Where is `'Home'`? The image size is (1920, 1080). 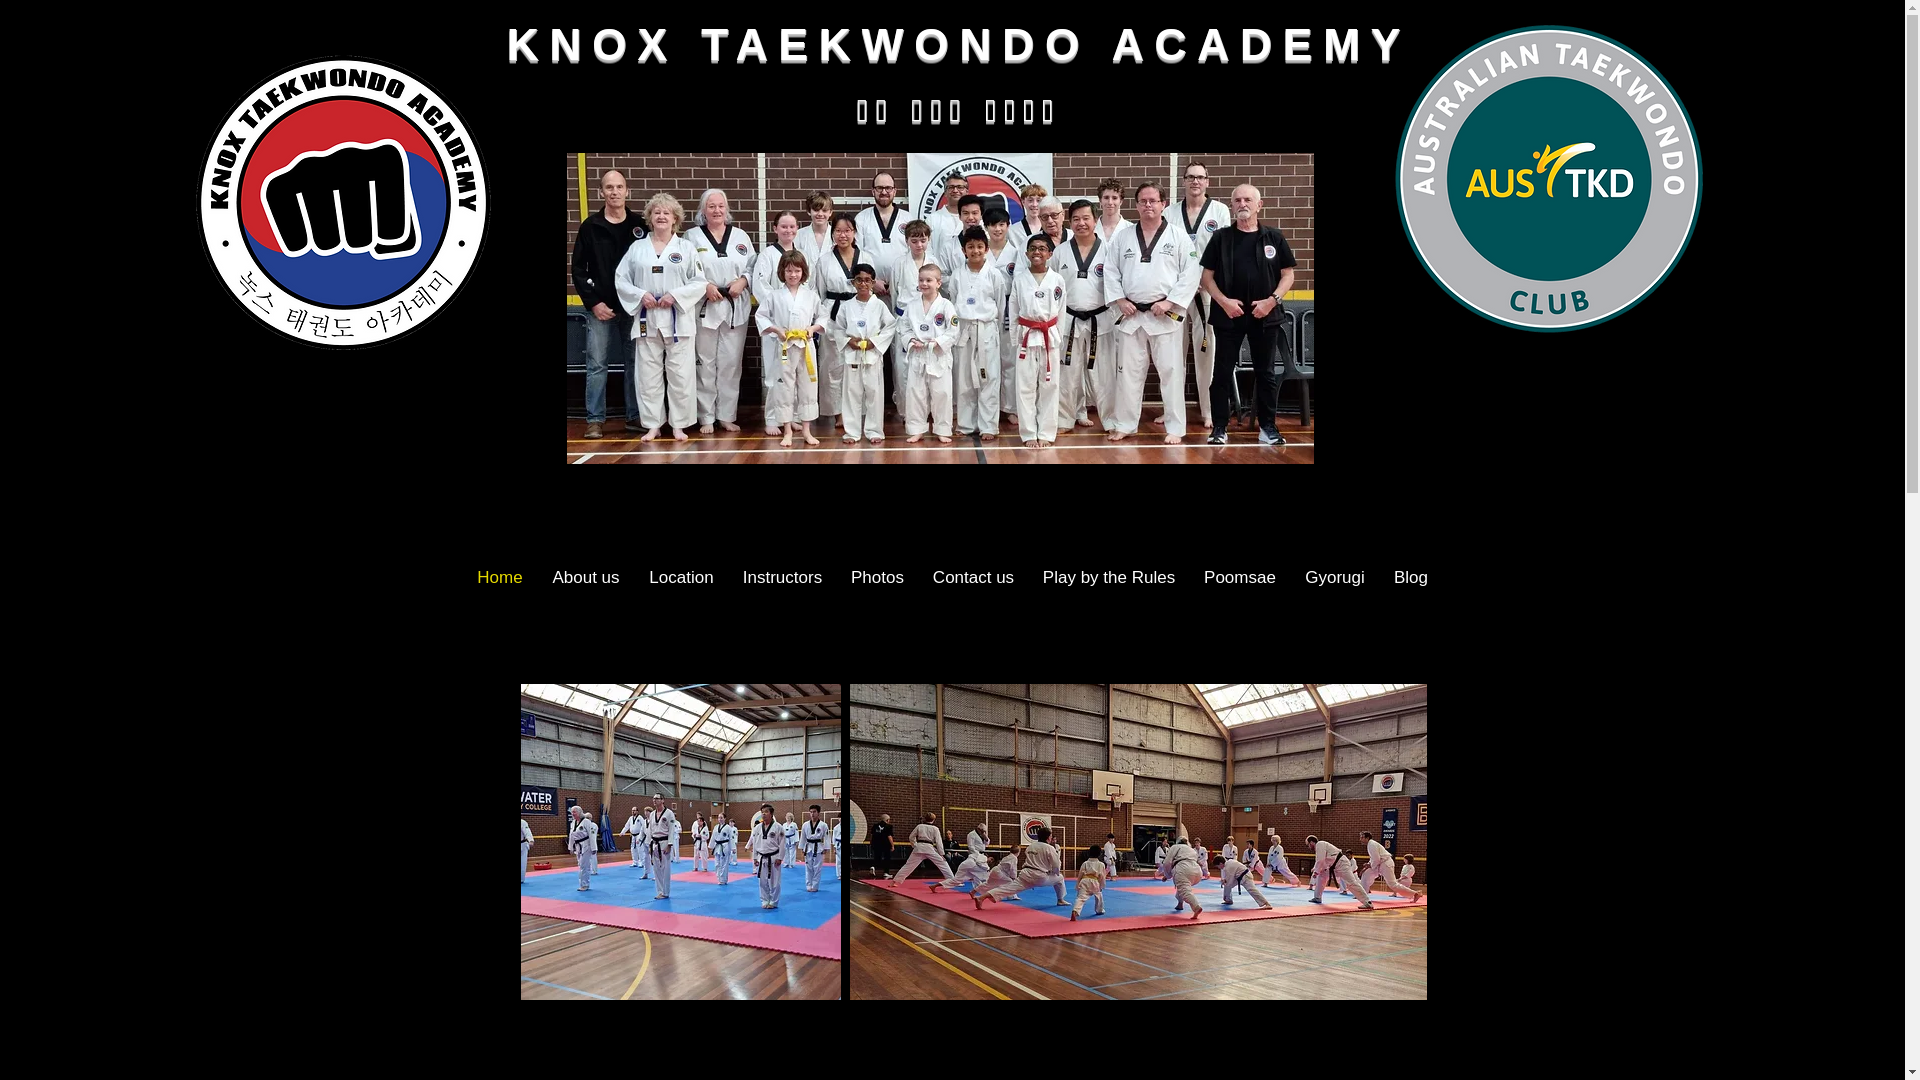
'Home' is located at coordinates (499, 578).